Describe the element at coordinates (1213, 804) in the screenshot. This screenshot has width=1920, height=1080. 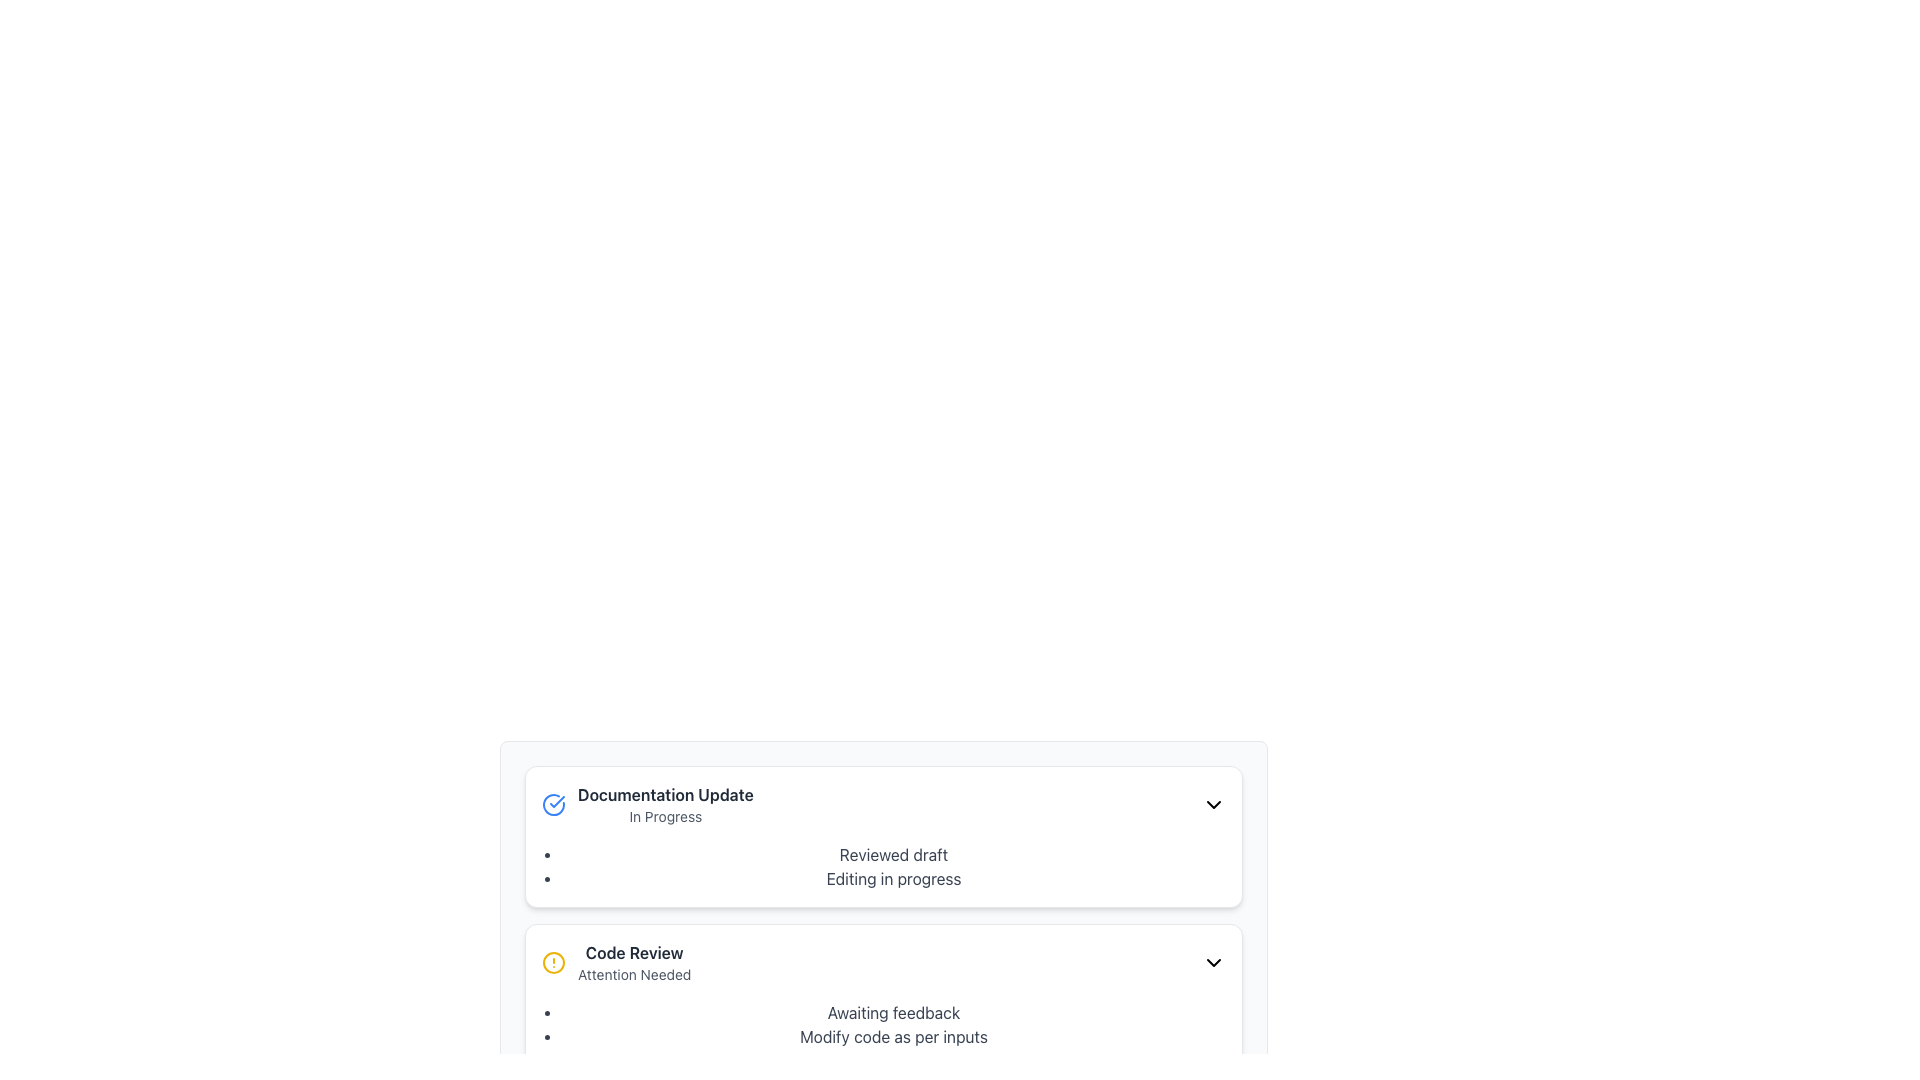
I see `the chevron-down icon button located at the top-right corner of the 'Documentation Update' card, adjacent to the 'In Progress' status label` at that location.